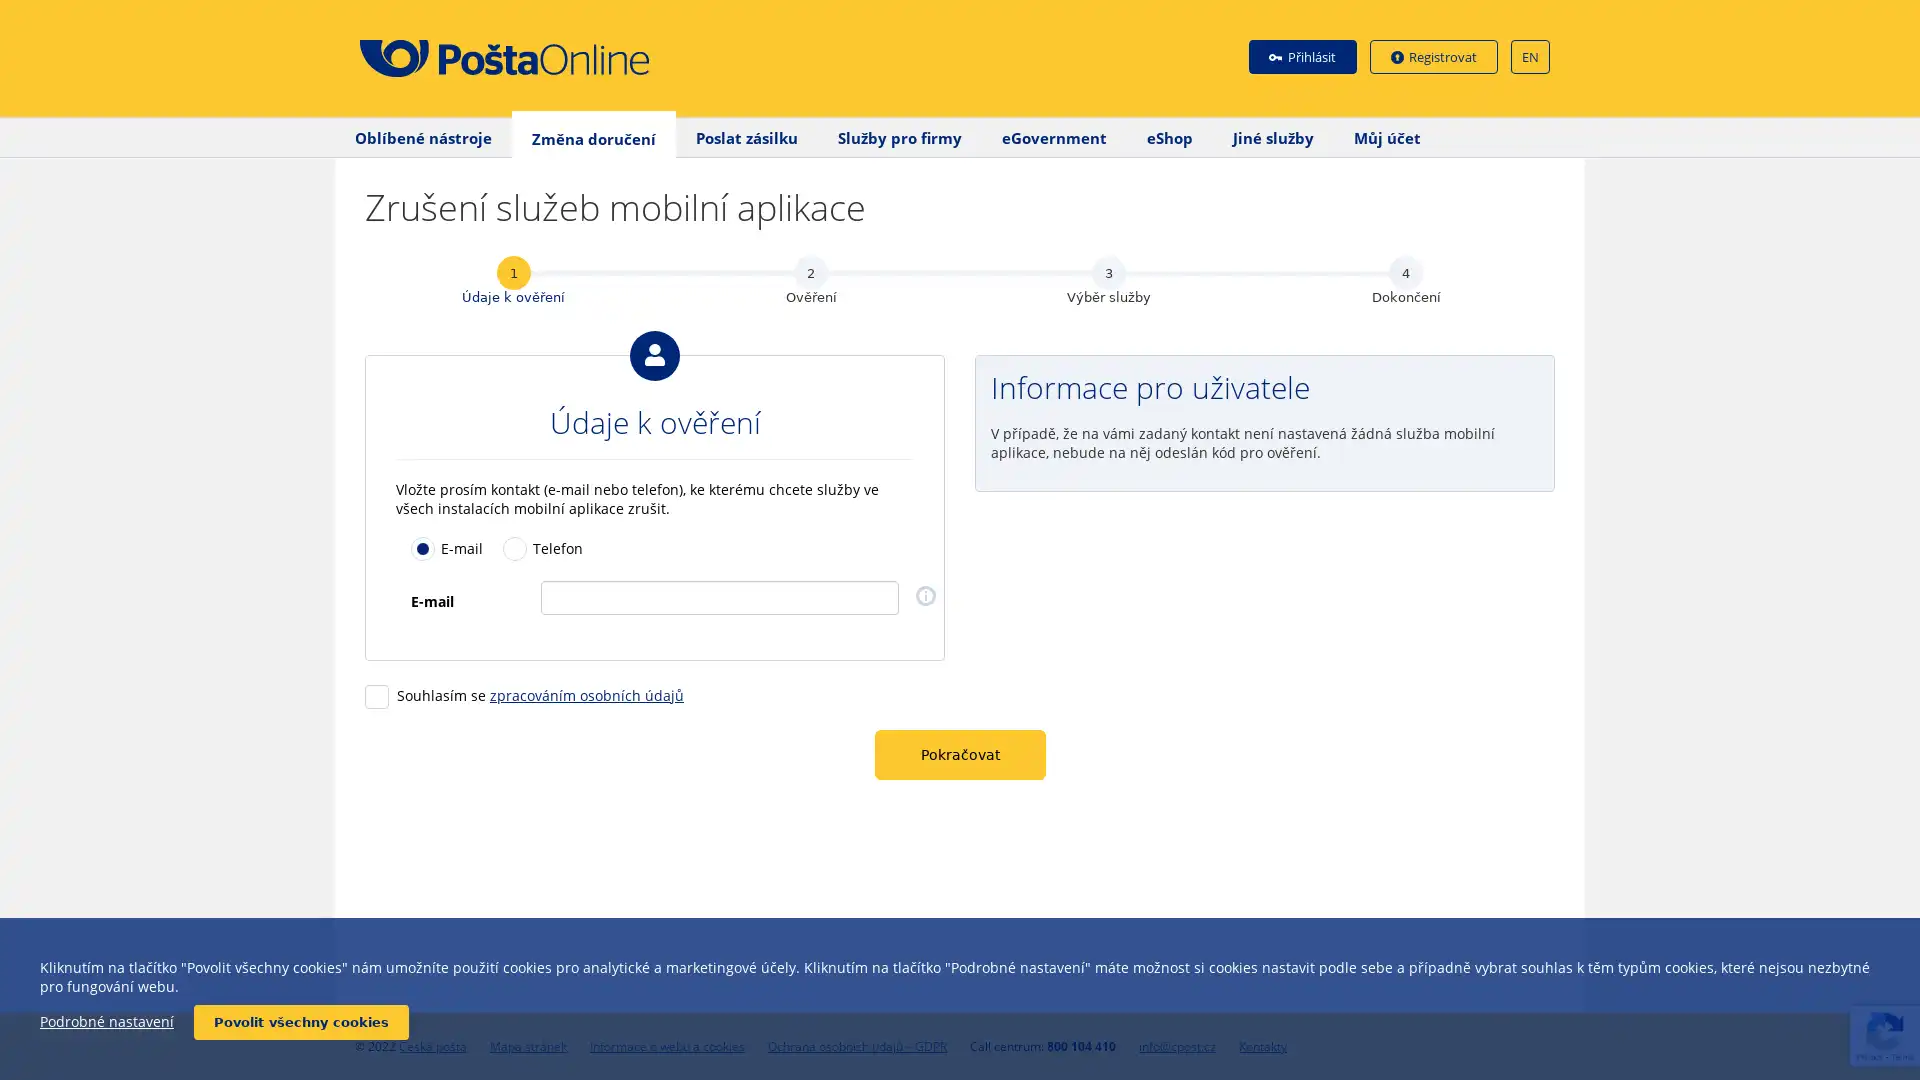 This screenshot has width=1920, height=1080. Describe the element at coordinates (958, 754) in the screenshot. I see `Pokracovat` at that location.